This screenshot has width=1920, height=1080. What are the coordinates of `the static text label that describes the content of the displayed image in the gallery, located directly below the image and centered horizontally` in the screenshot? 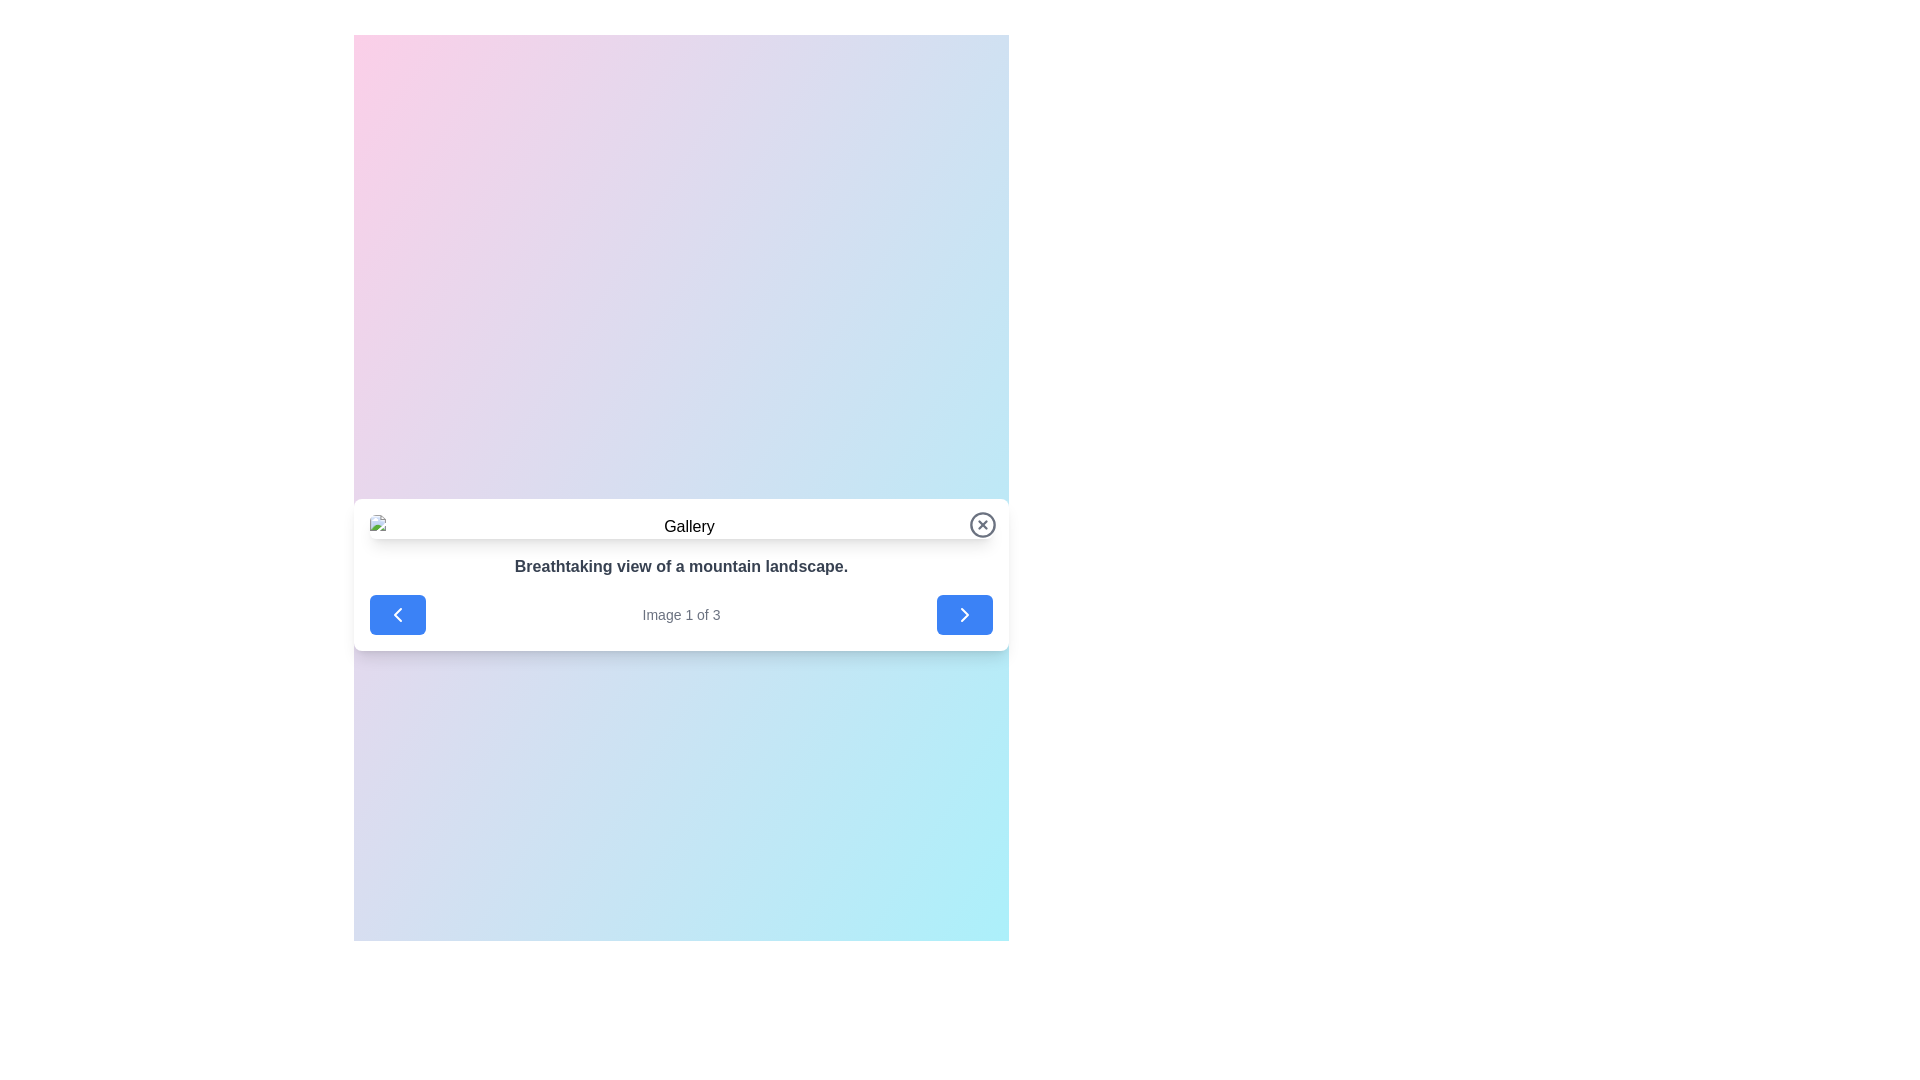 It's located at (681, 567).